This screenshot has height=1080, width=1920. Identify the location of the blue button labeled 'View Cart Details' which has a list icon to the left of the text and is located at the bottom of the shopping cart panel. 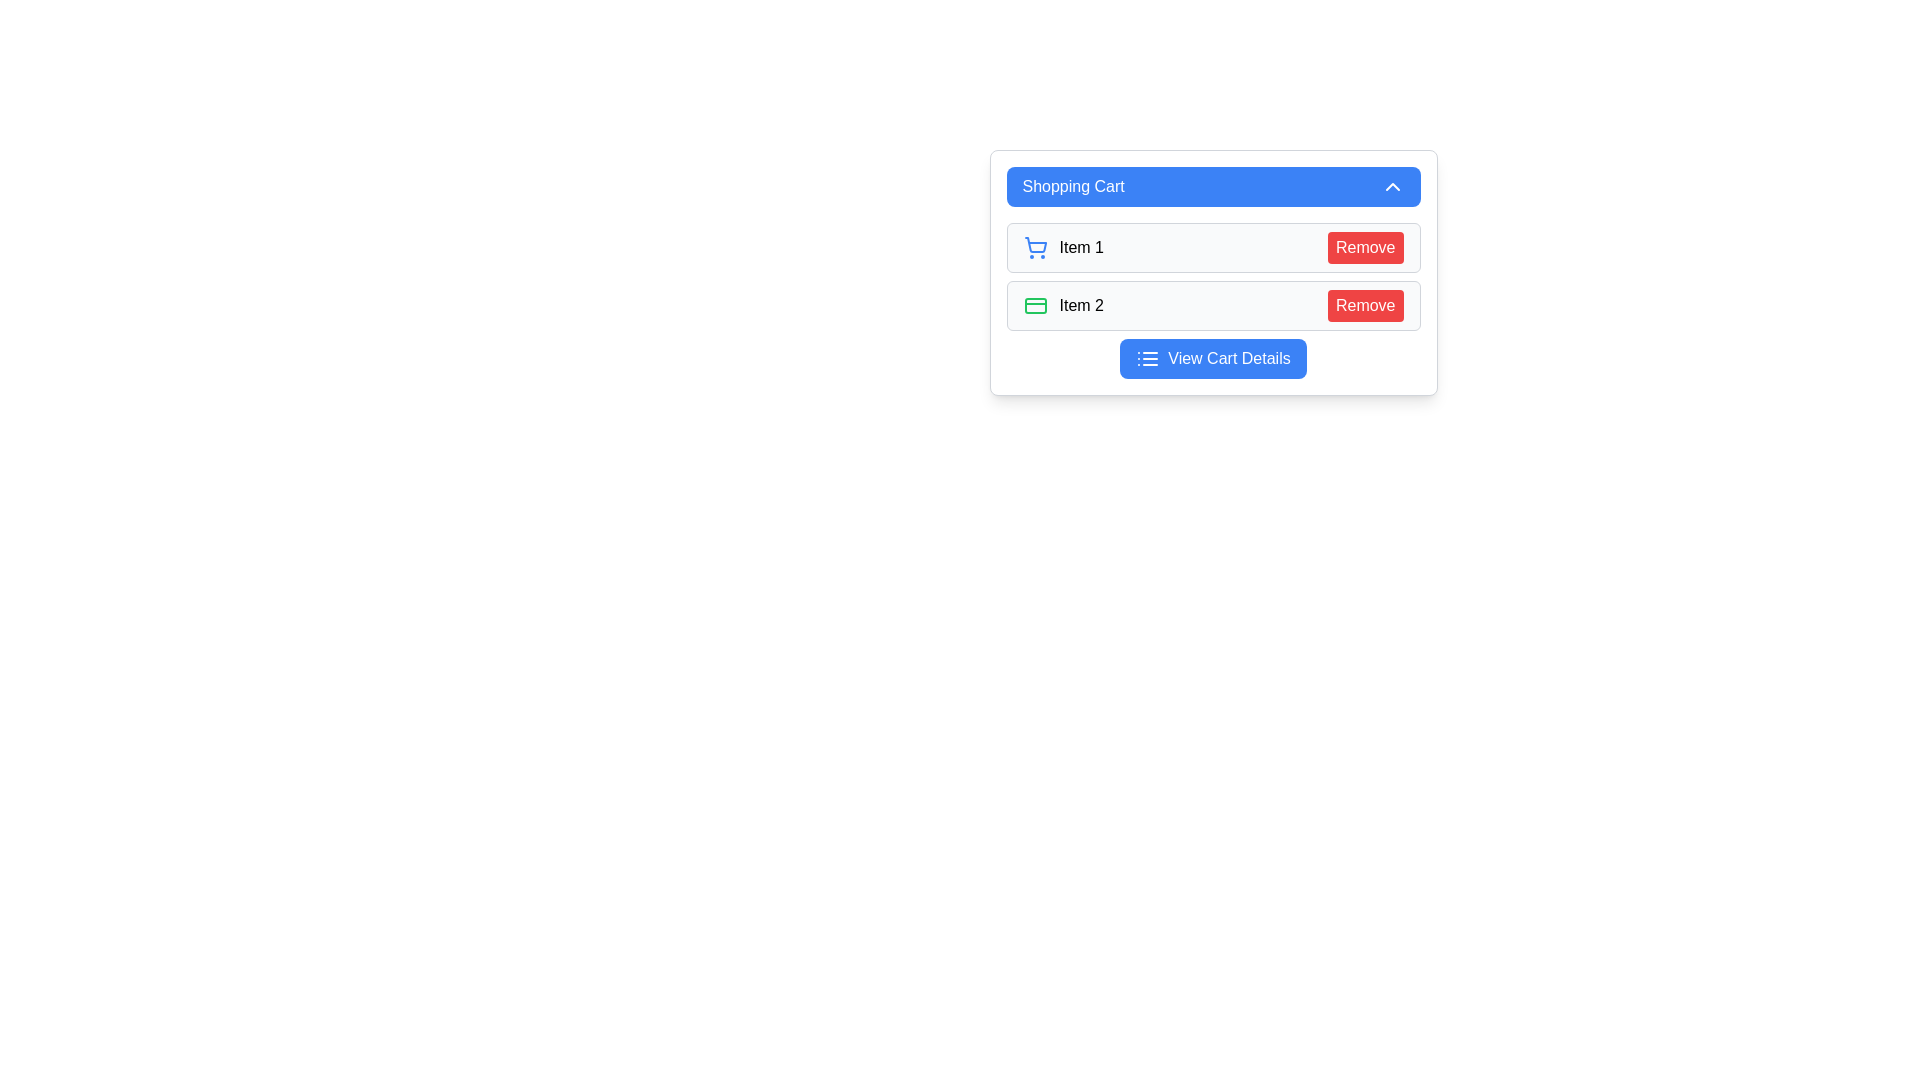
(1212, 357).